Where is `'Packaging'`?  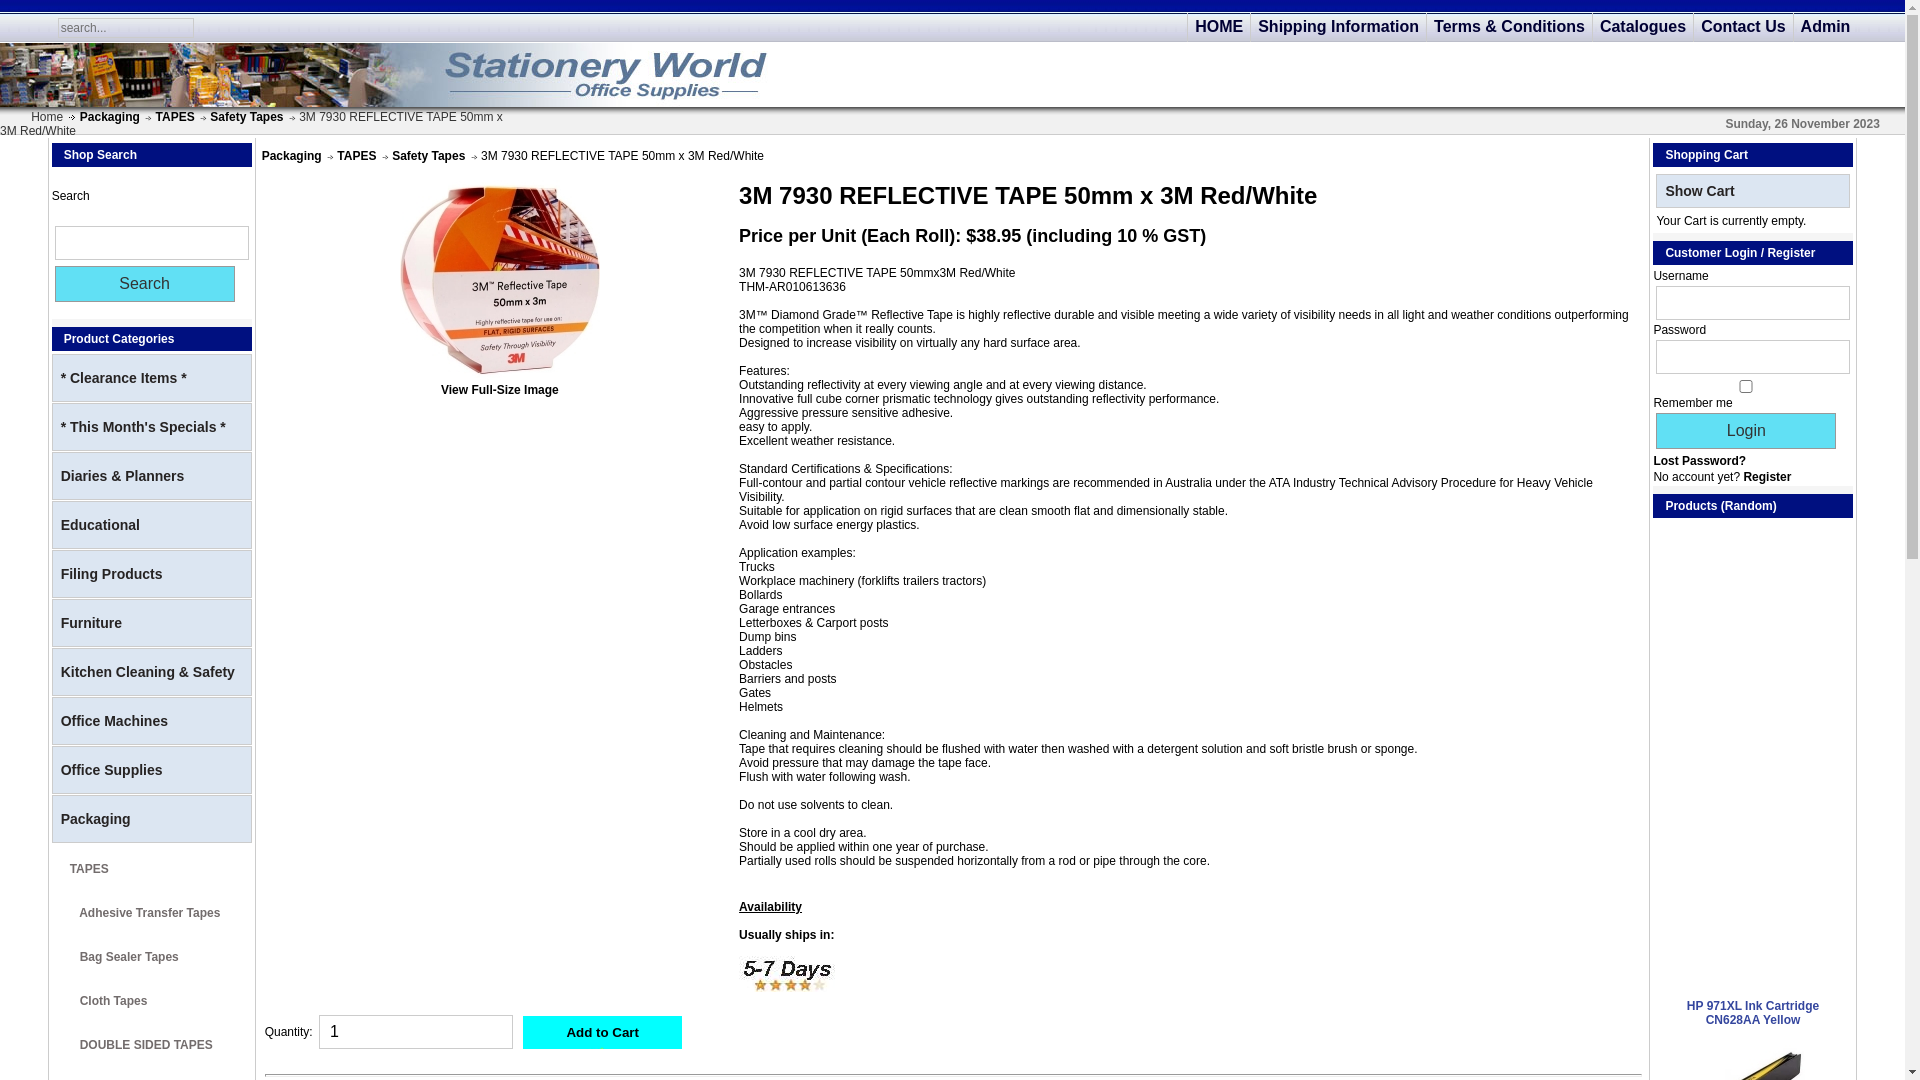 'Packaging' is located at coordinates (291, 154).